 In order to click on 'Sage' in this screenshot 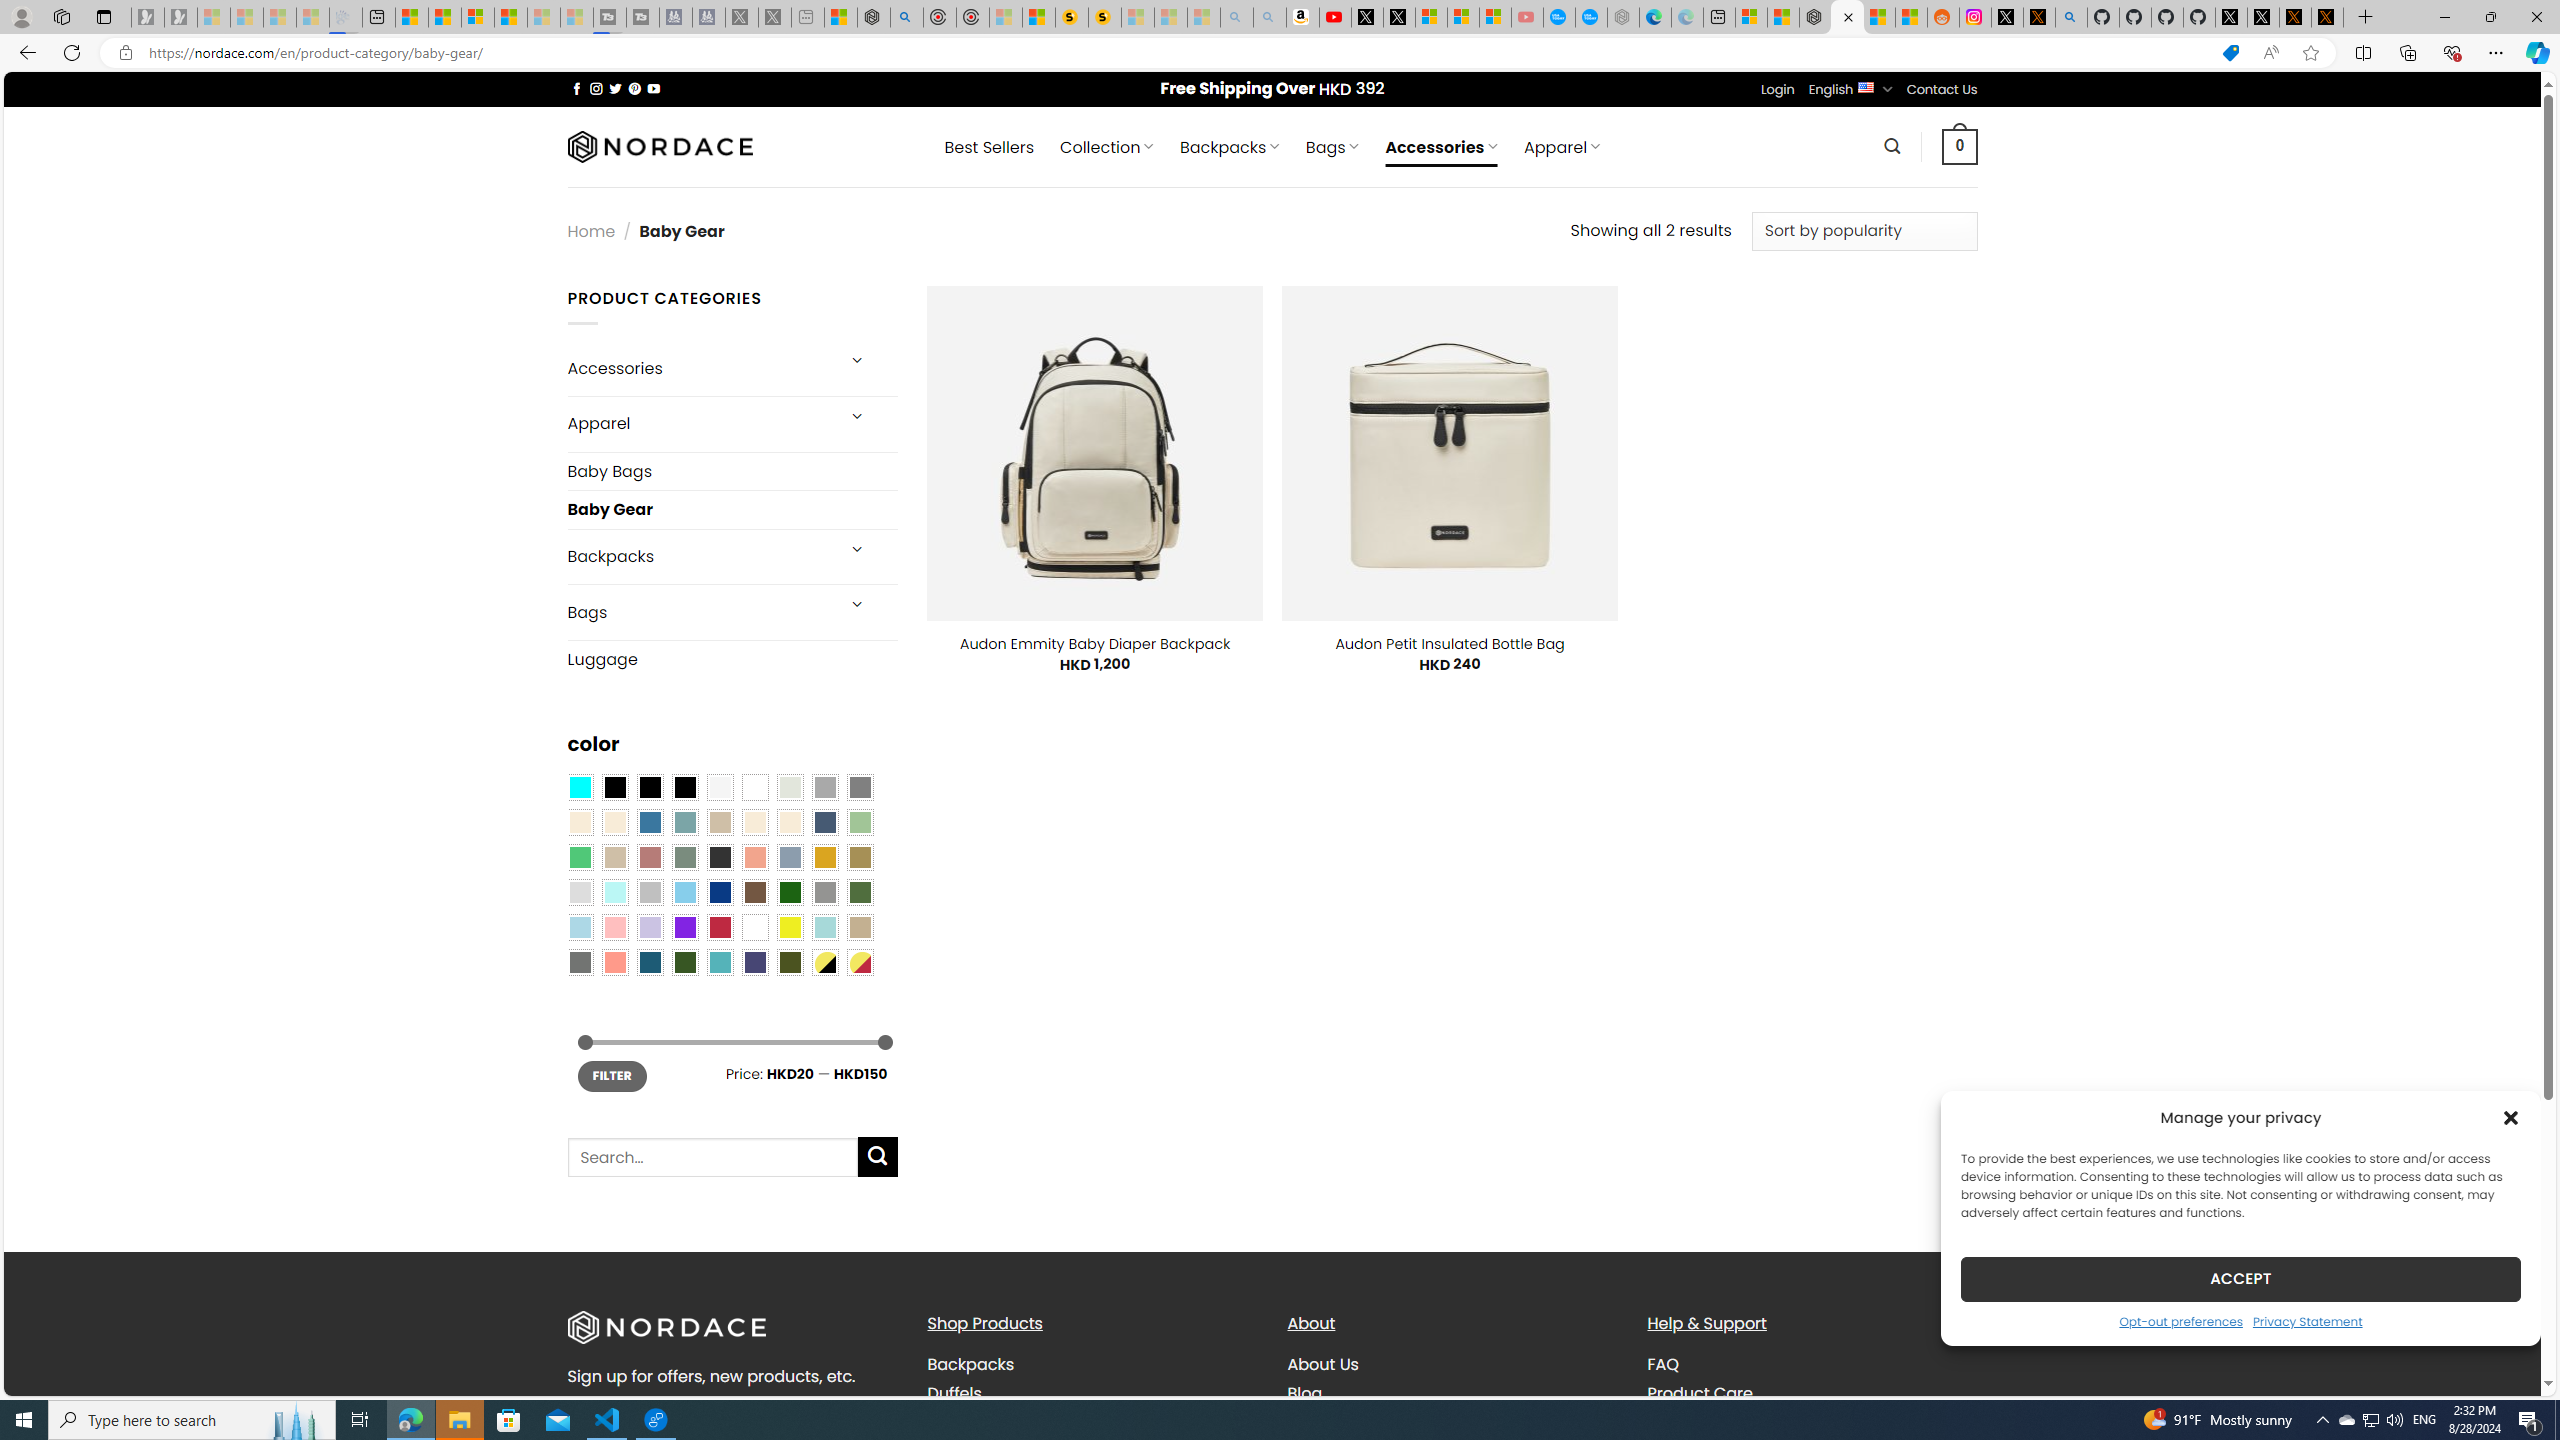, I will do `click(684, 857)`.